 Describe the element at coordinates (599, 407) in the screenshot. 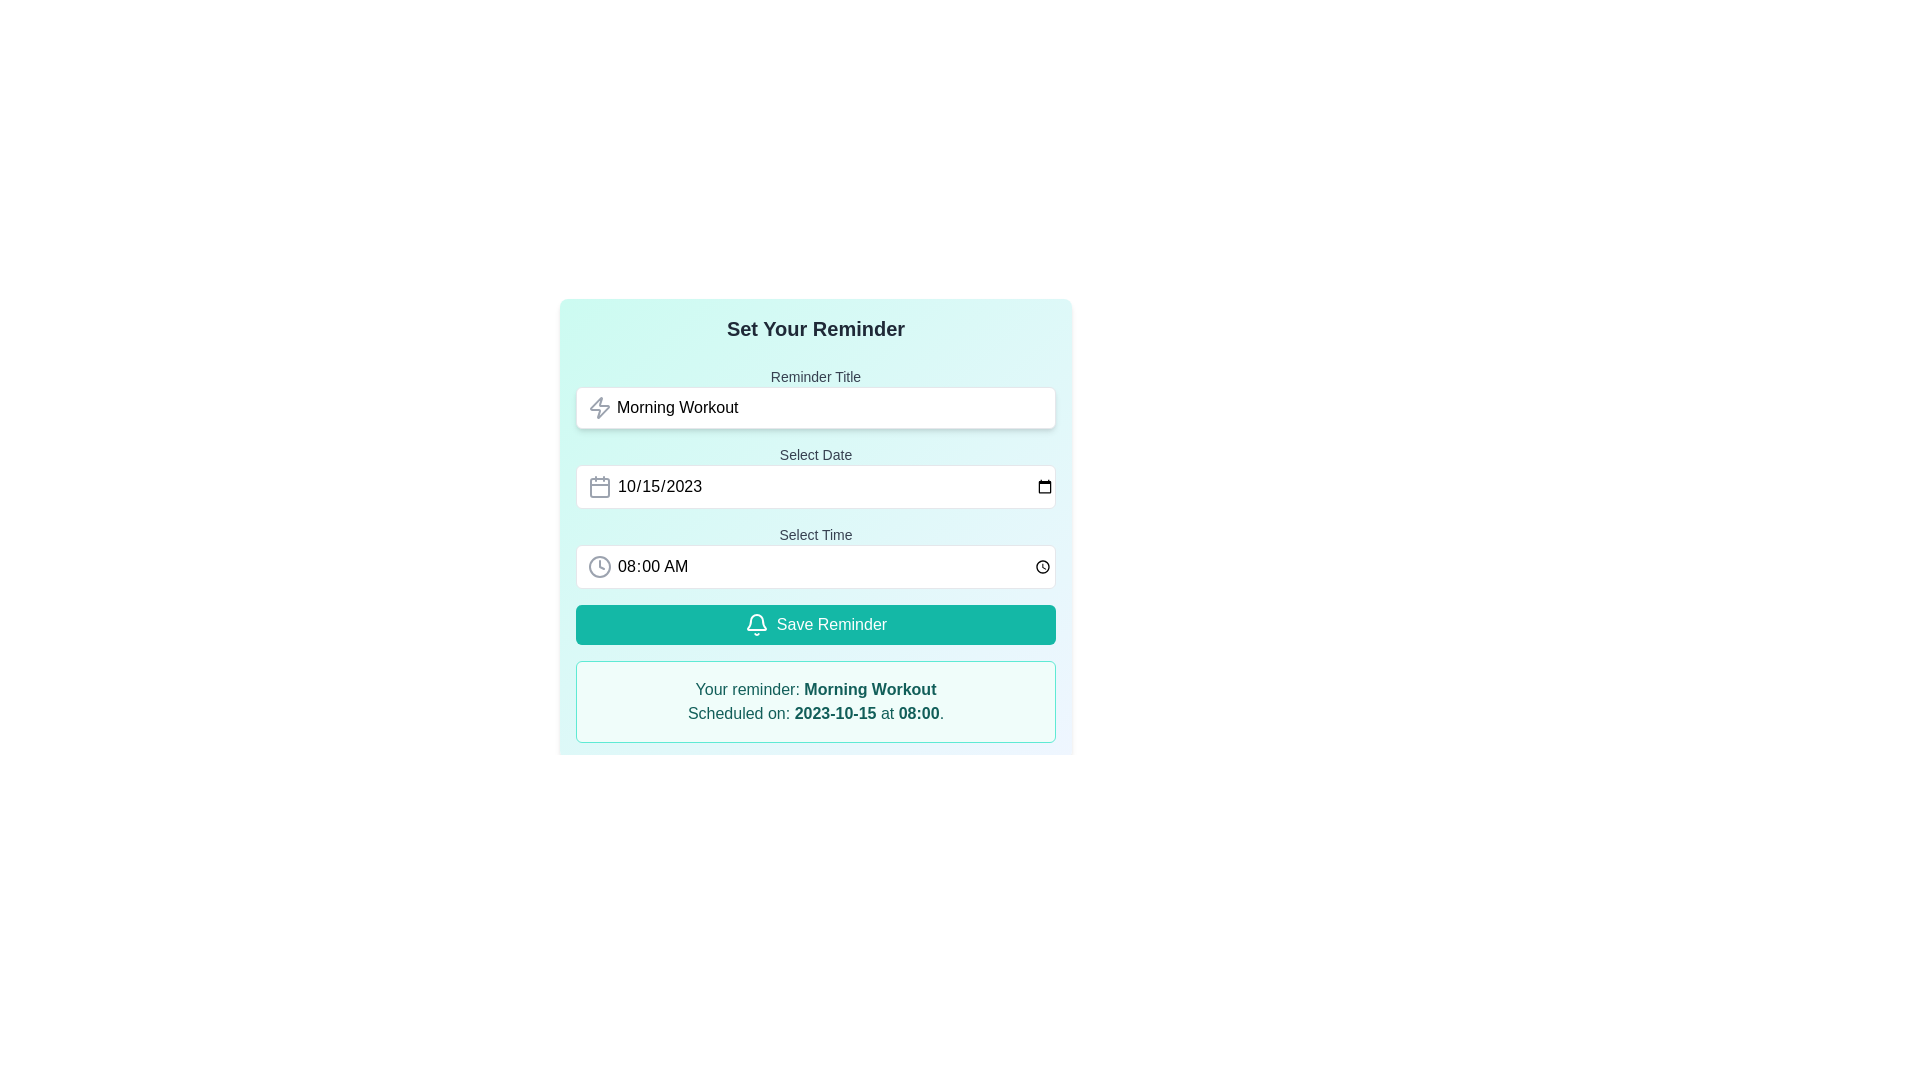

I see `the small gray lightning bolt icon located to the left of the 'Morning Workout' text input field` at that location.